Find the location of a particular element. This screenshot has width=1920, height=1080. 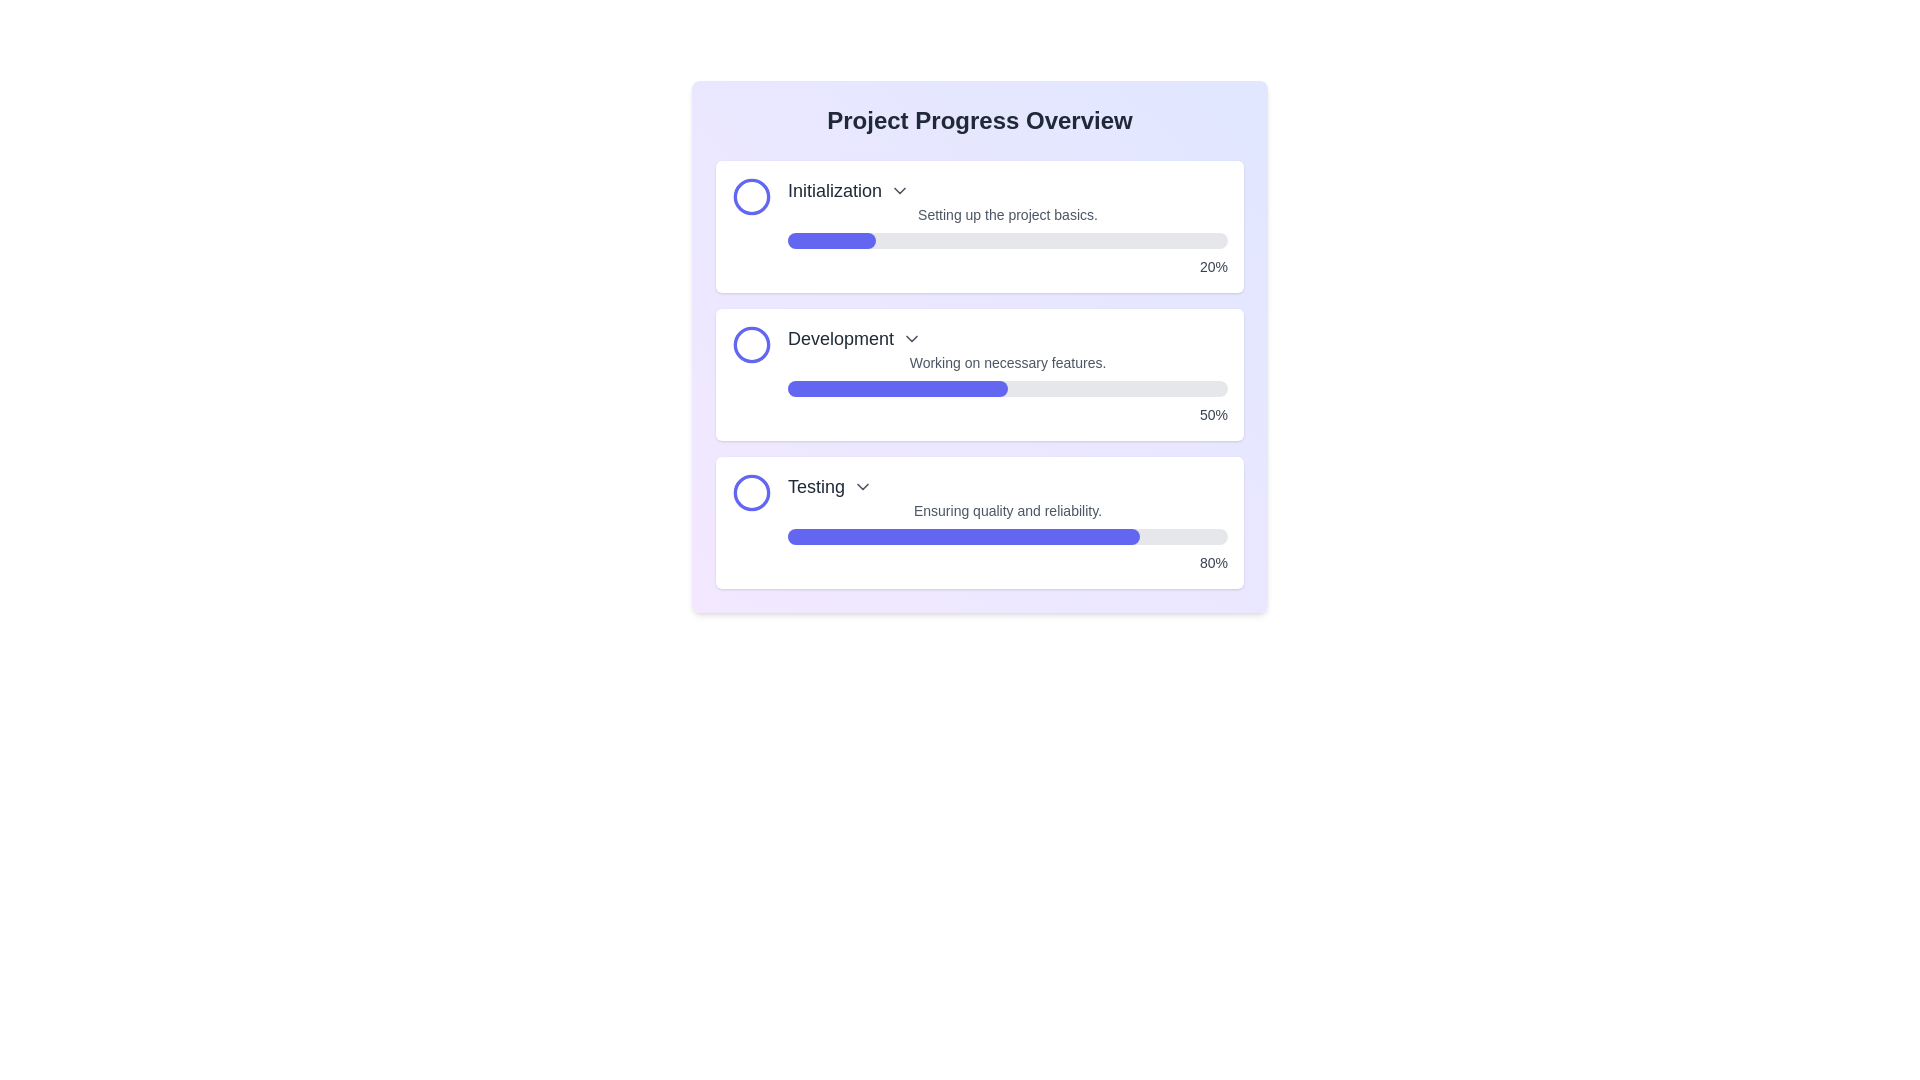

the Progress card, which visually represents the development phase progress and is the second card in a vertically stacked group is located at coordinates (979, 374).